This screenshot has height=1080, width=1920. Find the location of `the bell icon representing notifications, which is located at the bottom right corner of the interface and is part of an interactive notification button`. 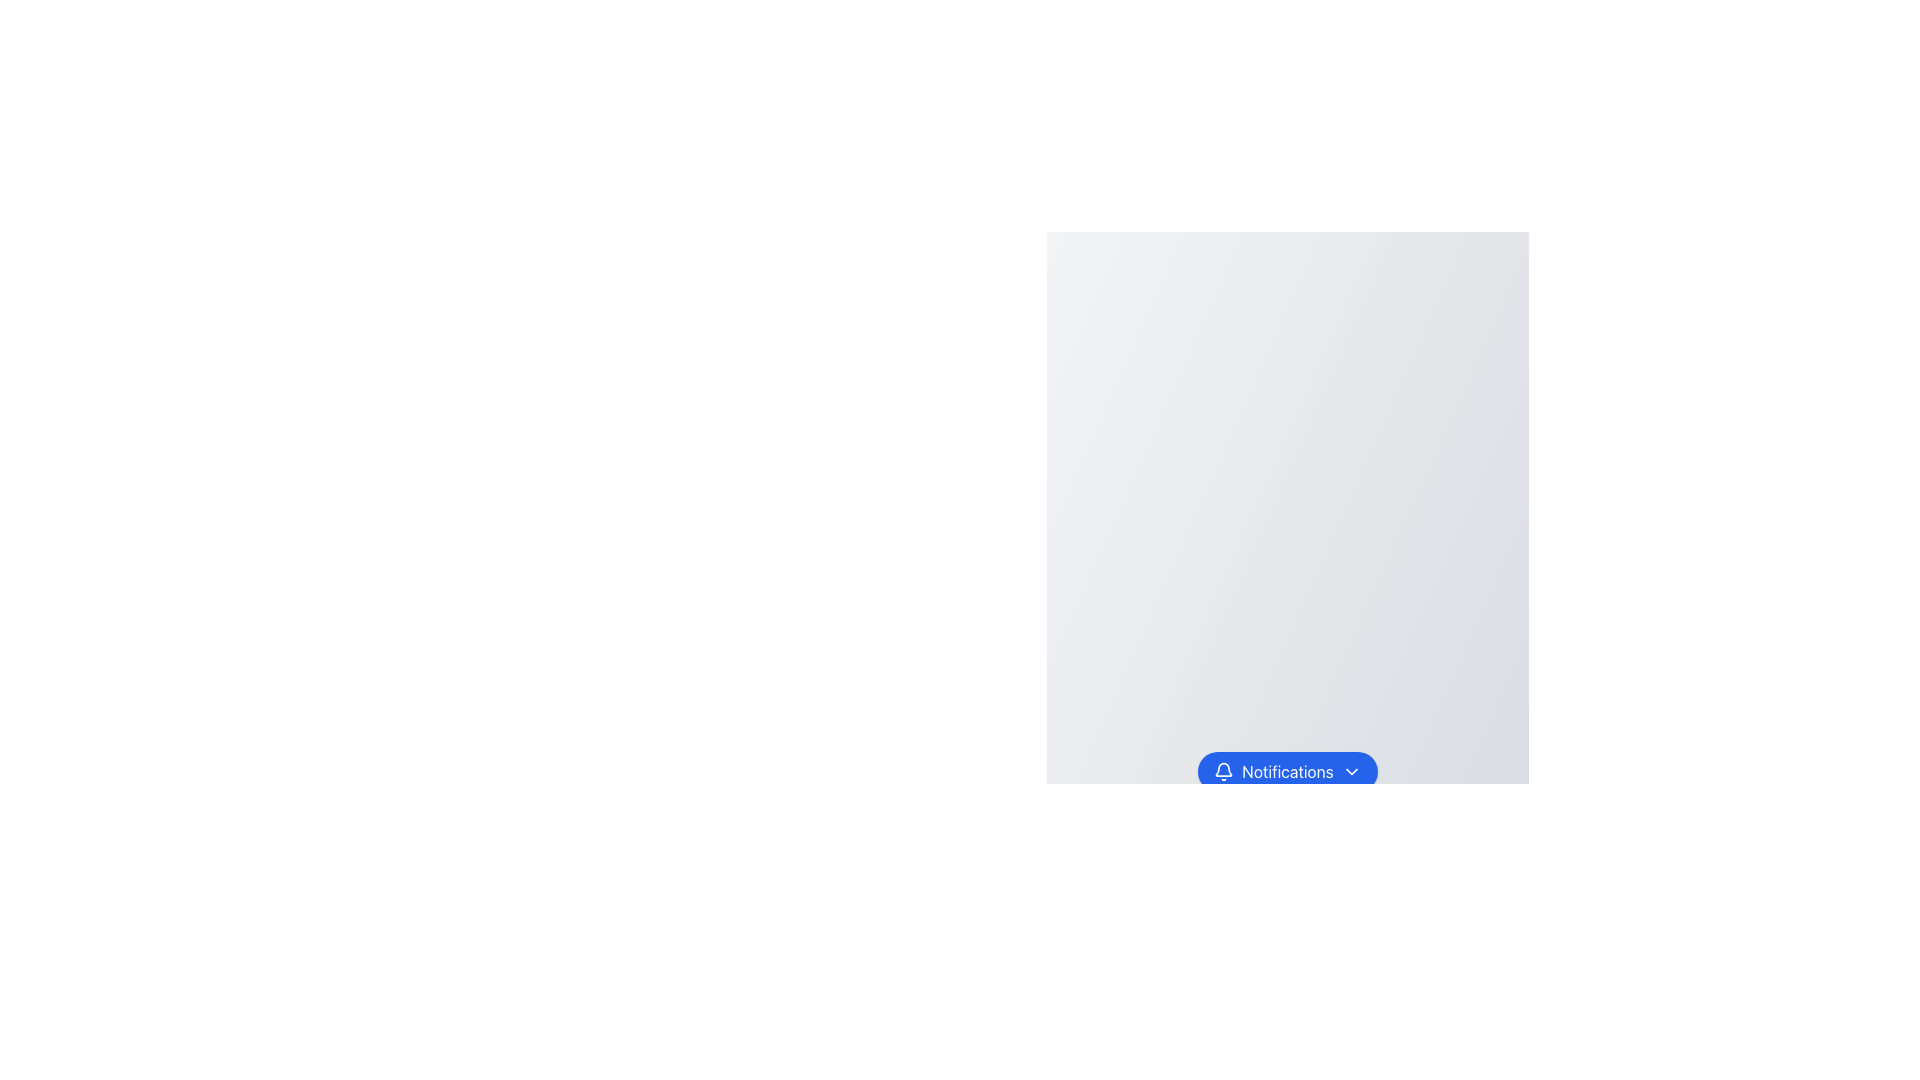

the bell icon representing notifications, which is located at the bottom right corner of the interface and is part of an interactive notification button is located at coordinates (1223, 768).